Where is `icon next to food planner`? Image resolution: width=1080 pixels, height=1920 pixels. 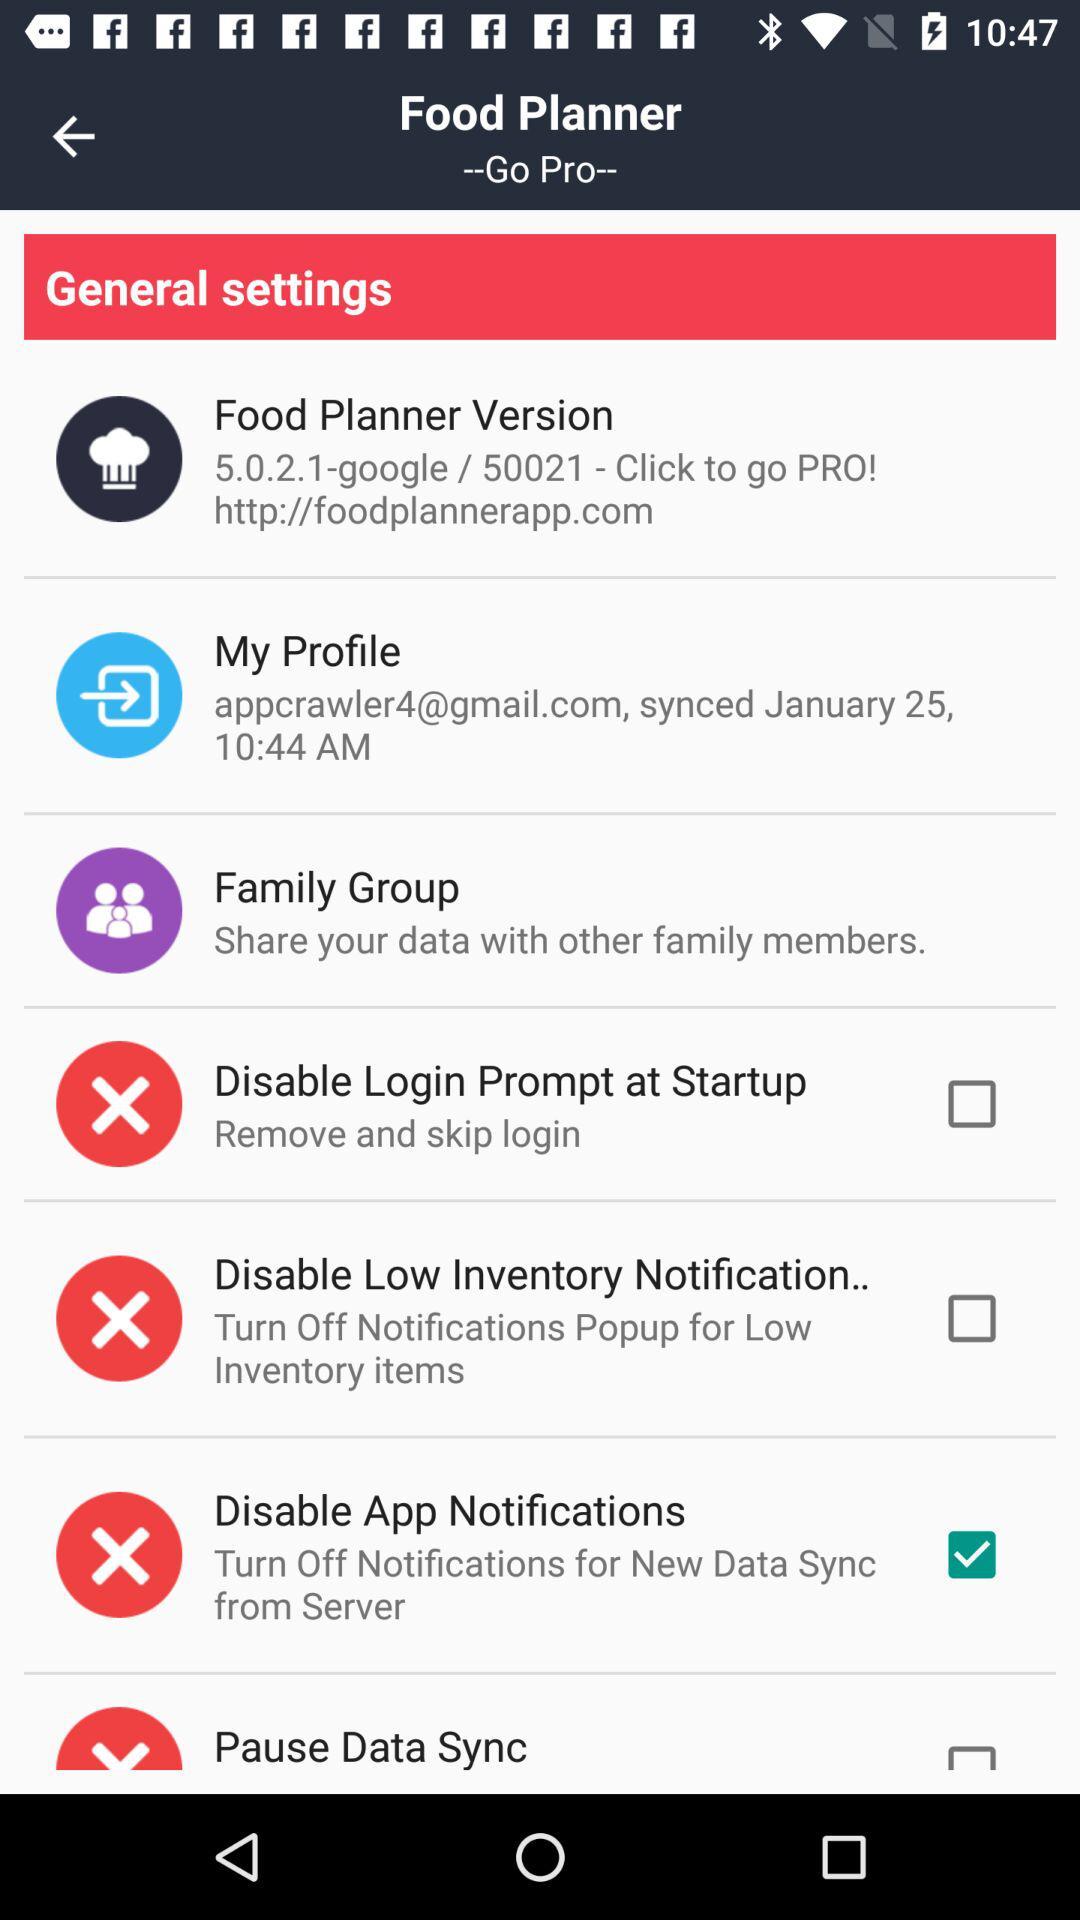 icon next to food planner is located at coordinates (72, 135).